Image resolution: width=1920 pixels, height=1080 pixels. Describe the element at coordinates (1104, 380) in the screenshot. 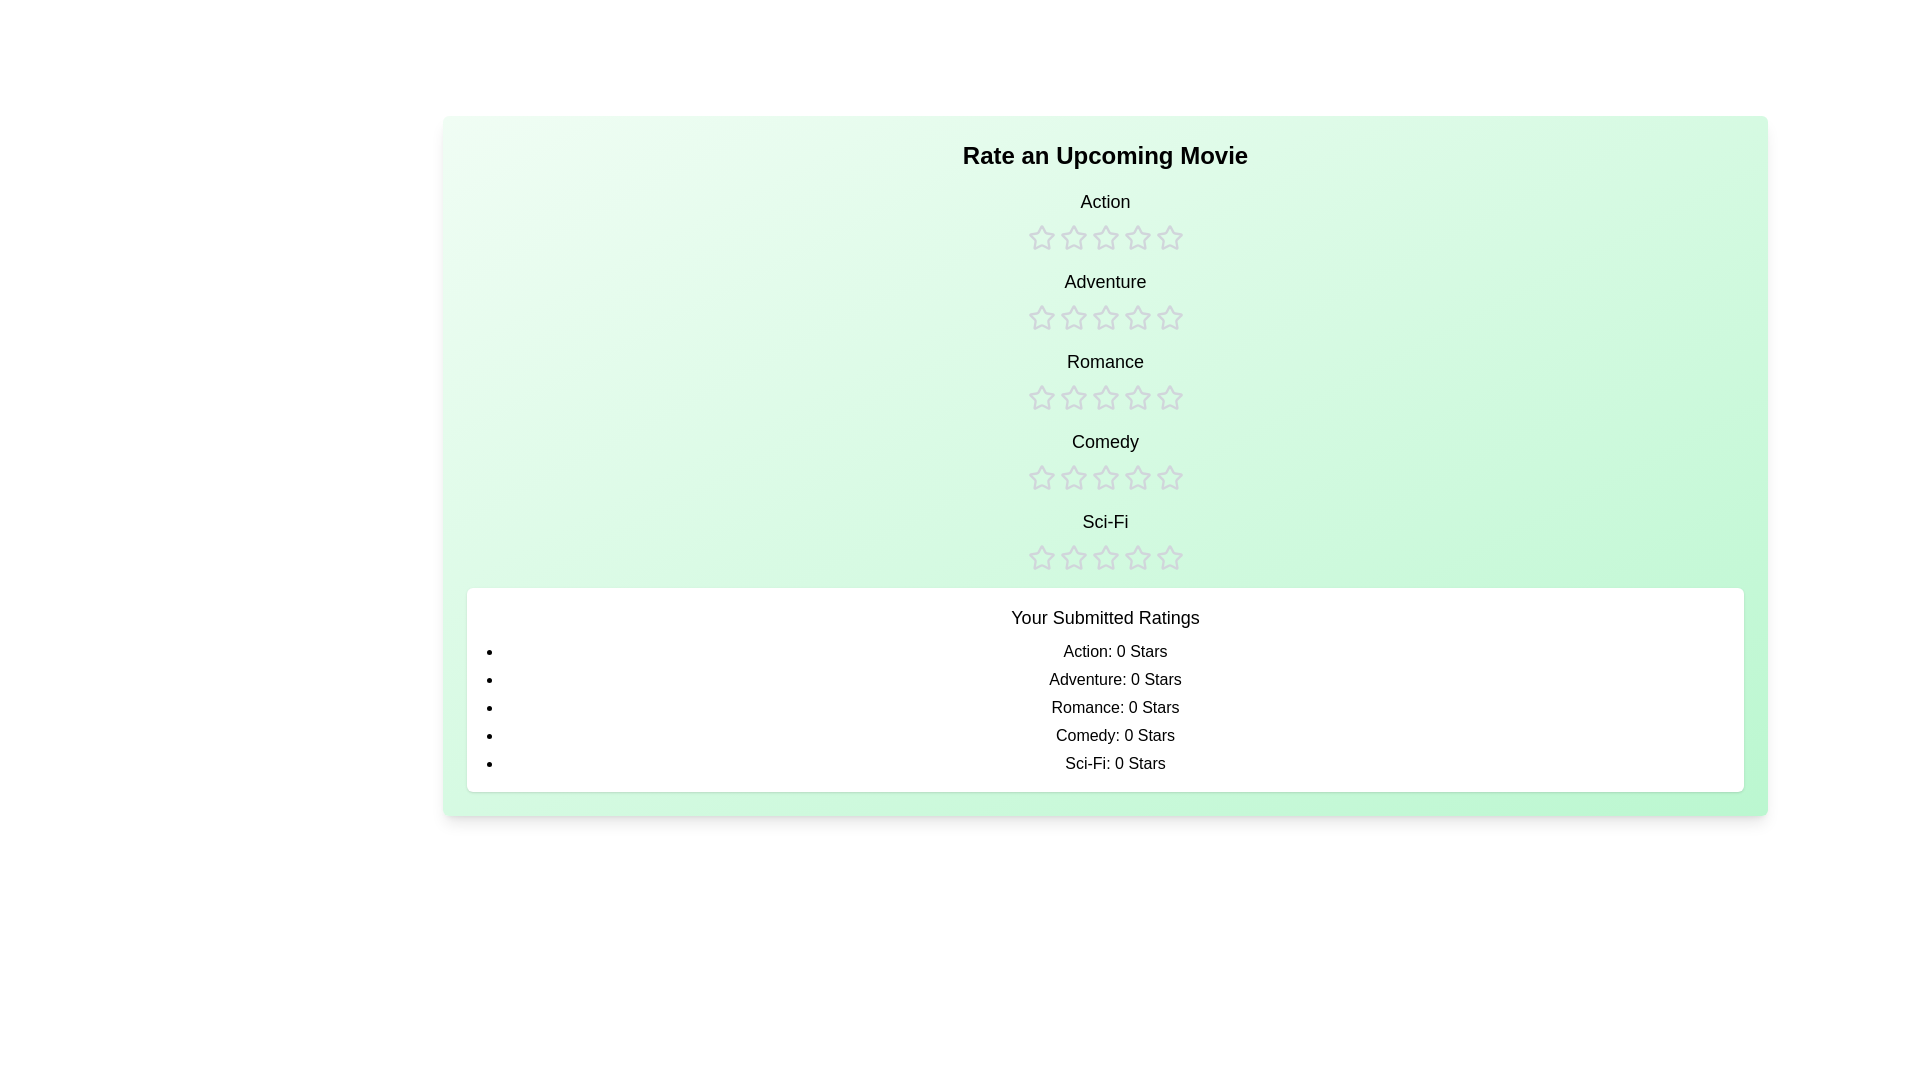

I see `the rating for the Romance category to 3 stars` at that location.